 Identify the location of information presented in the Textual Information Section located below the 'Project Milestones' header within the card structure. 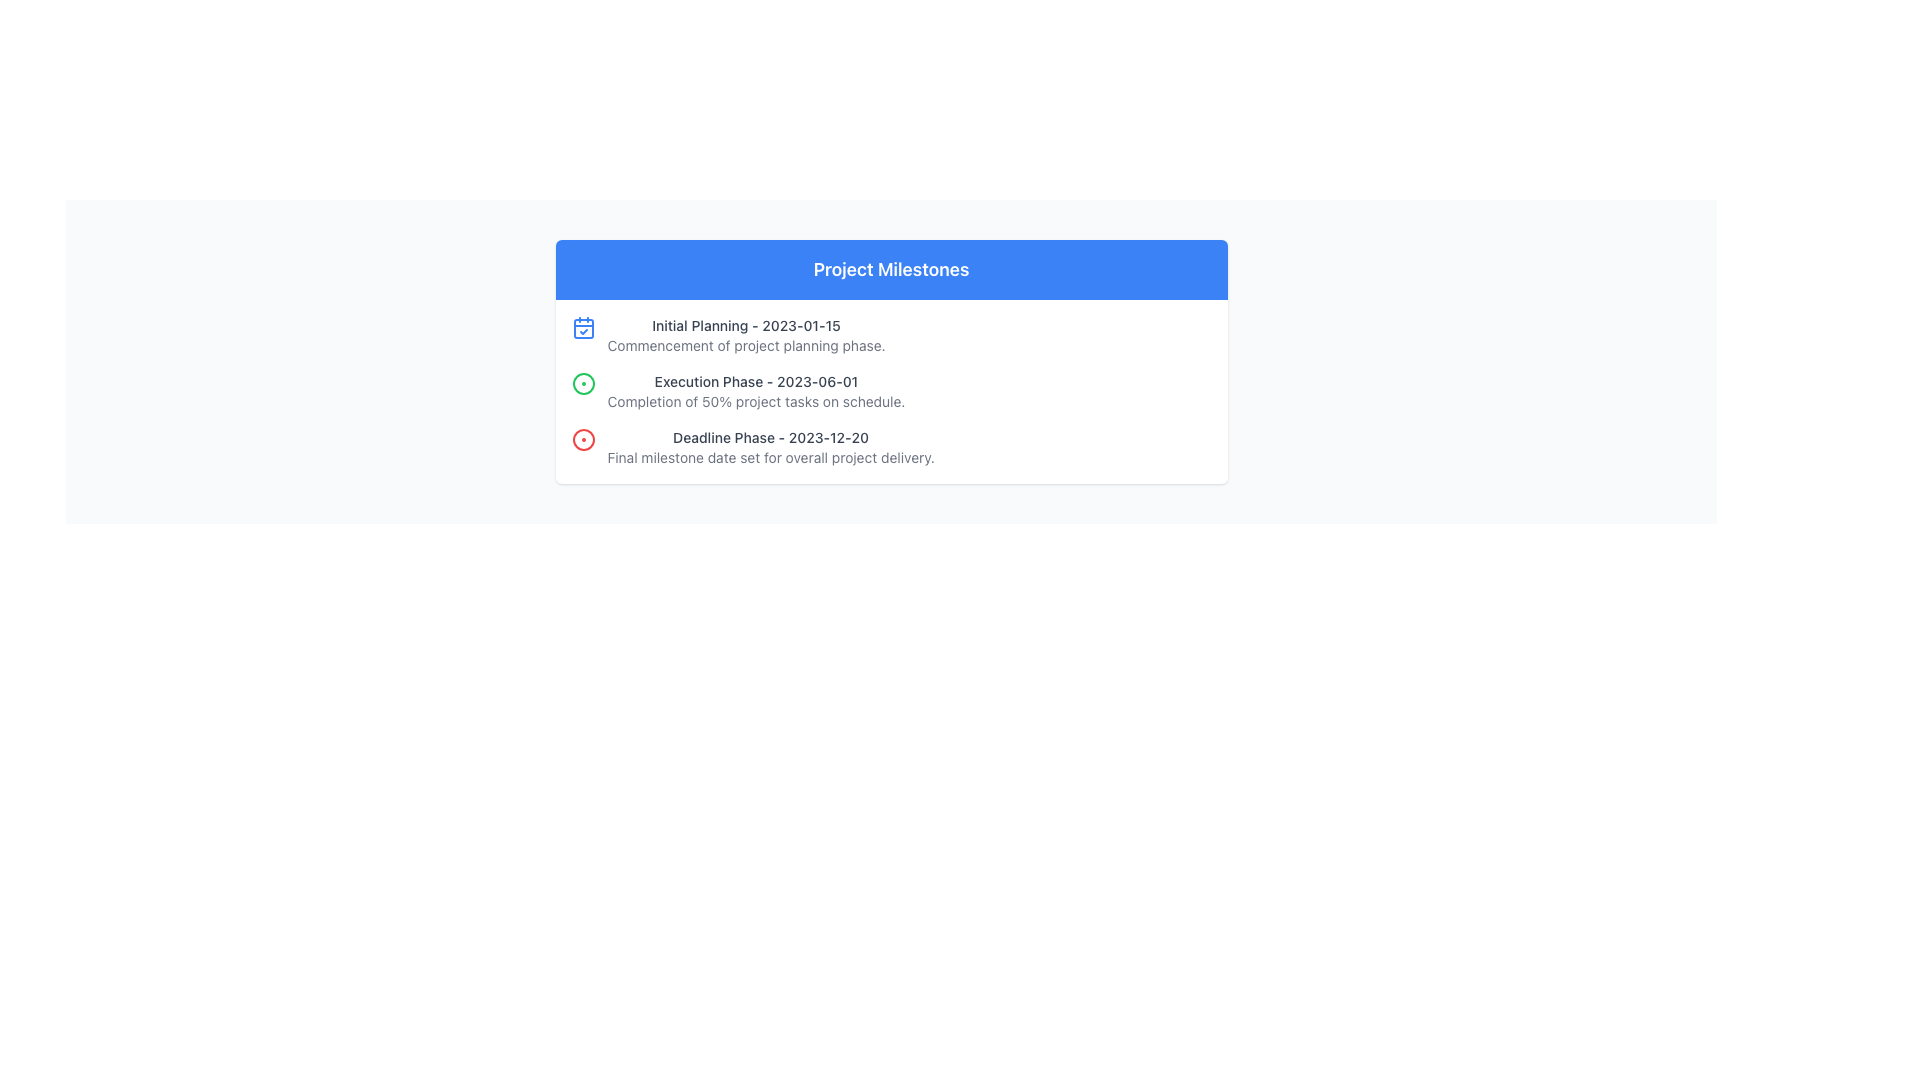
(890, 392).